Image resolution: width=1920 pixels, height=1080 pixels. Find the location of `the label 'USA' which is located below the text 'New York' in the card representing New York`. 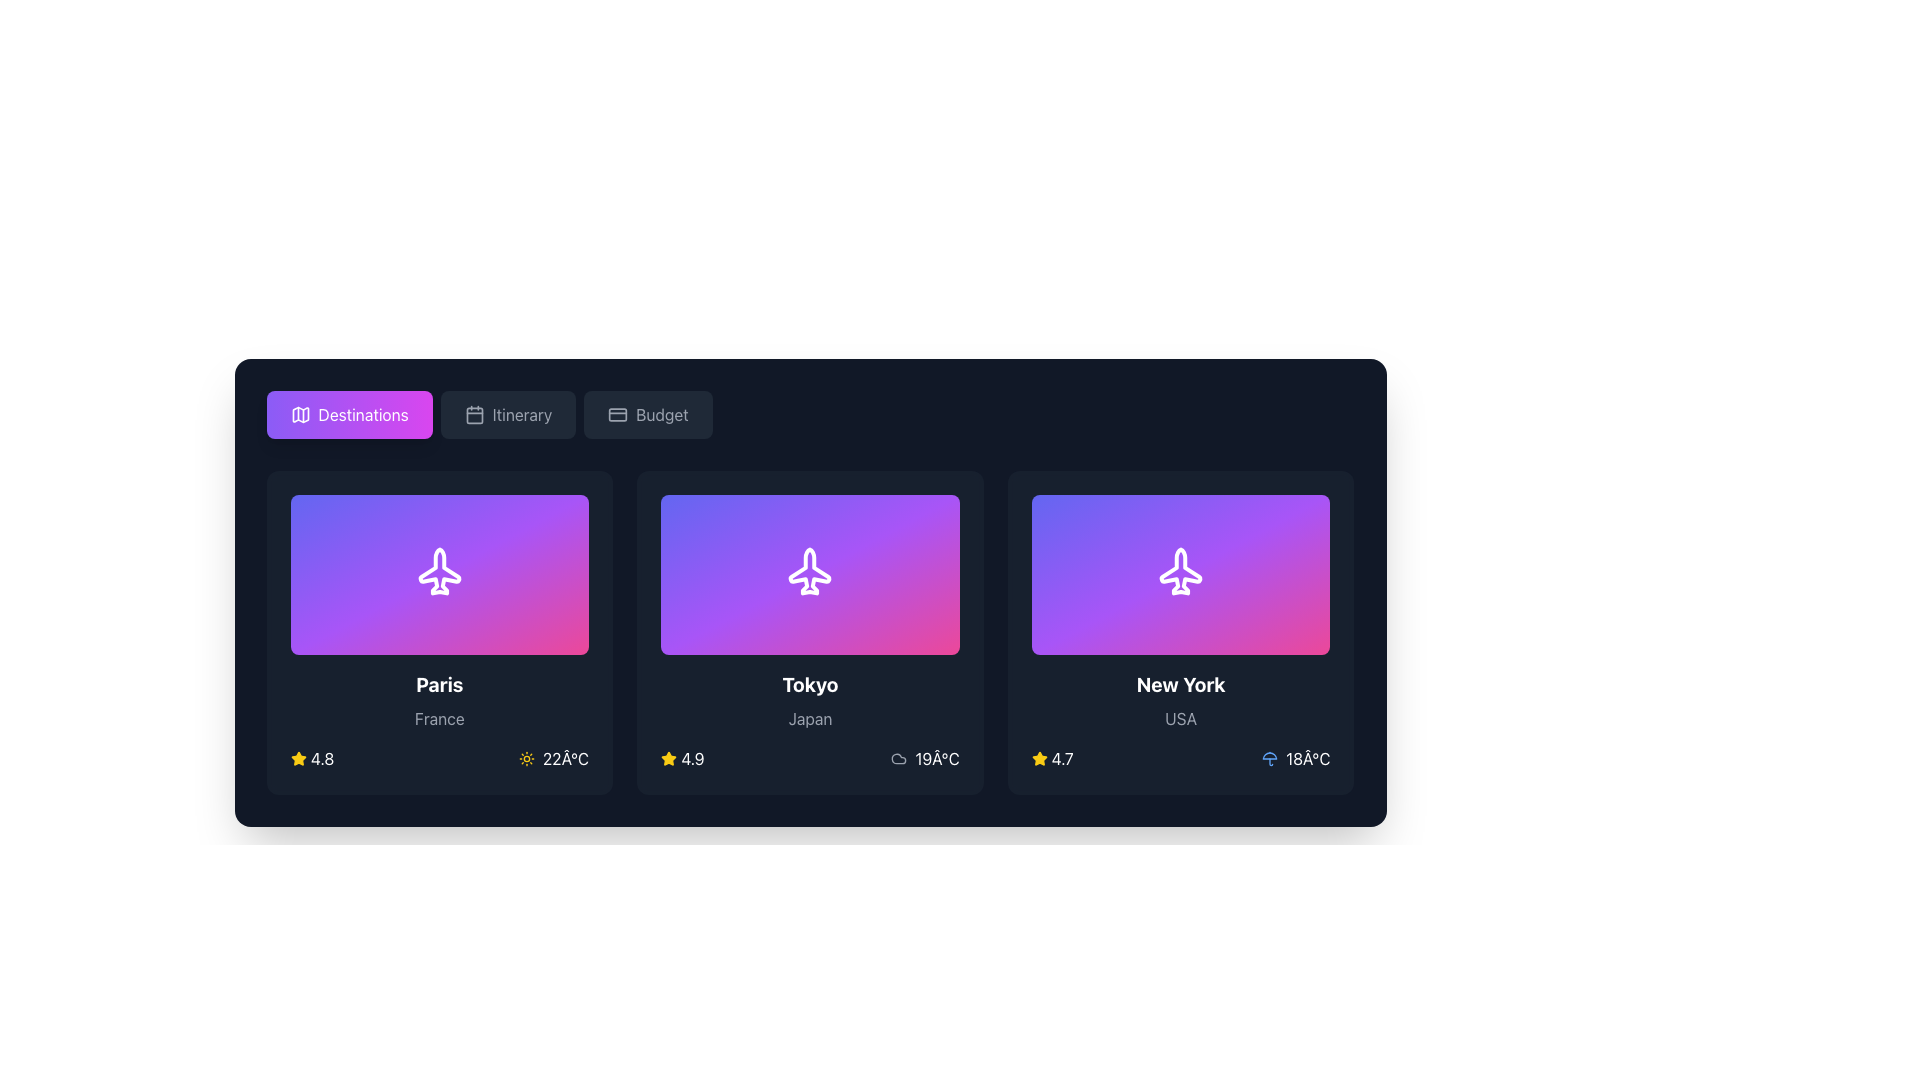

the label 'USA' which is located below the text 'New York' in the card representing New York is located at coordinates (1181, 717).